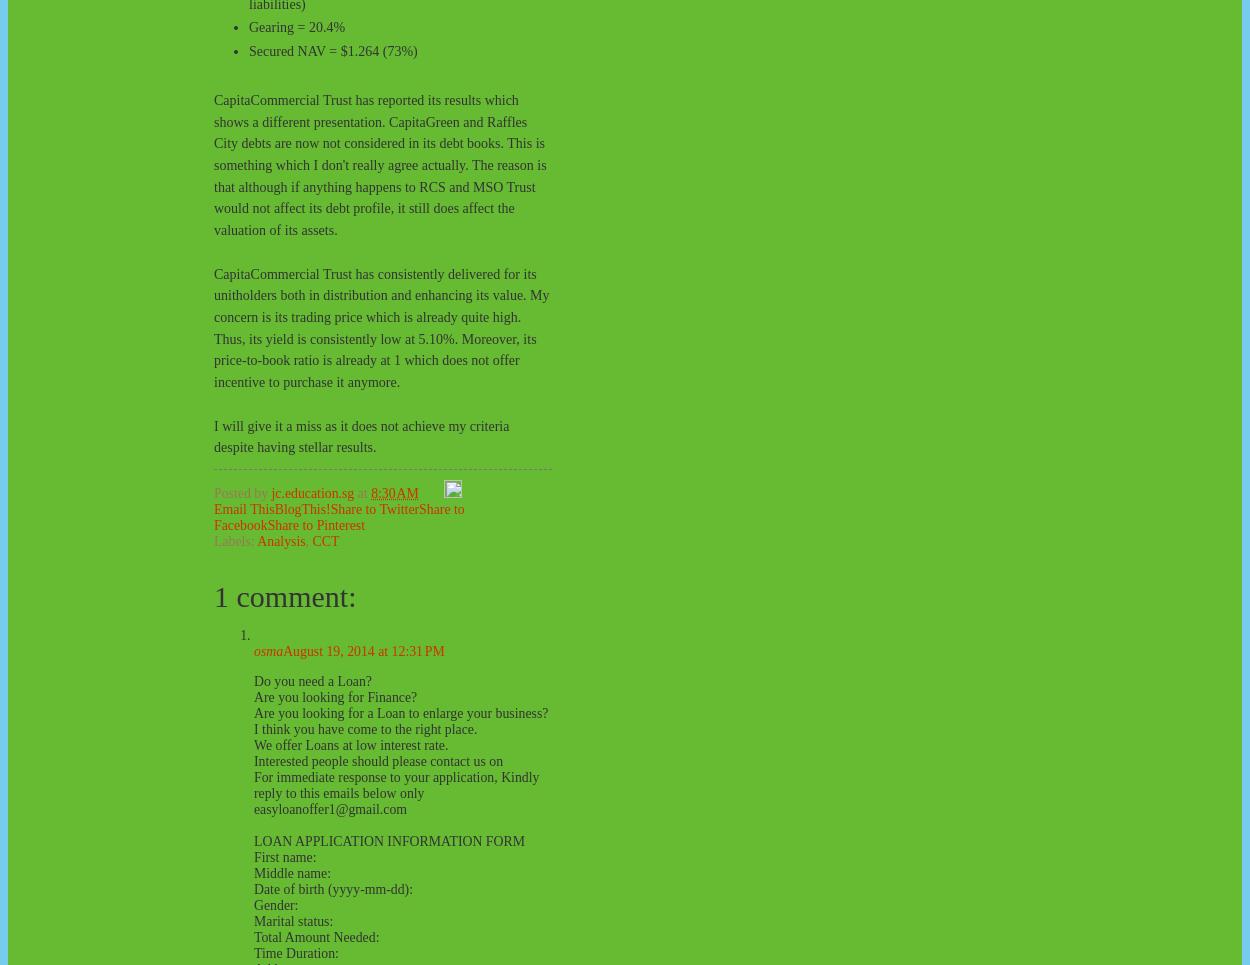 This screenshot has height=965, width=1250. Describe the element at coordinates (364, 728) in the screenshot. I see `'I think you have come to the right place.'` at that location.